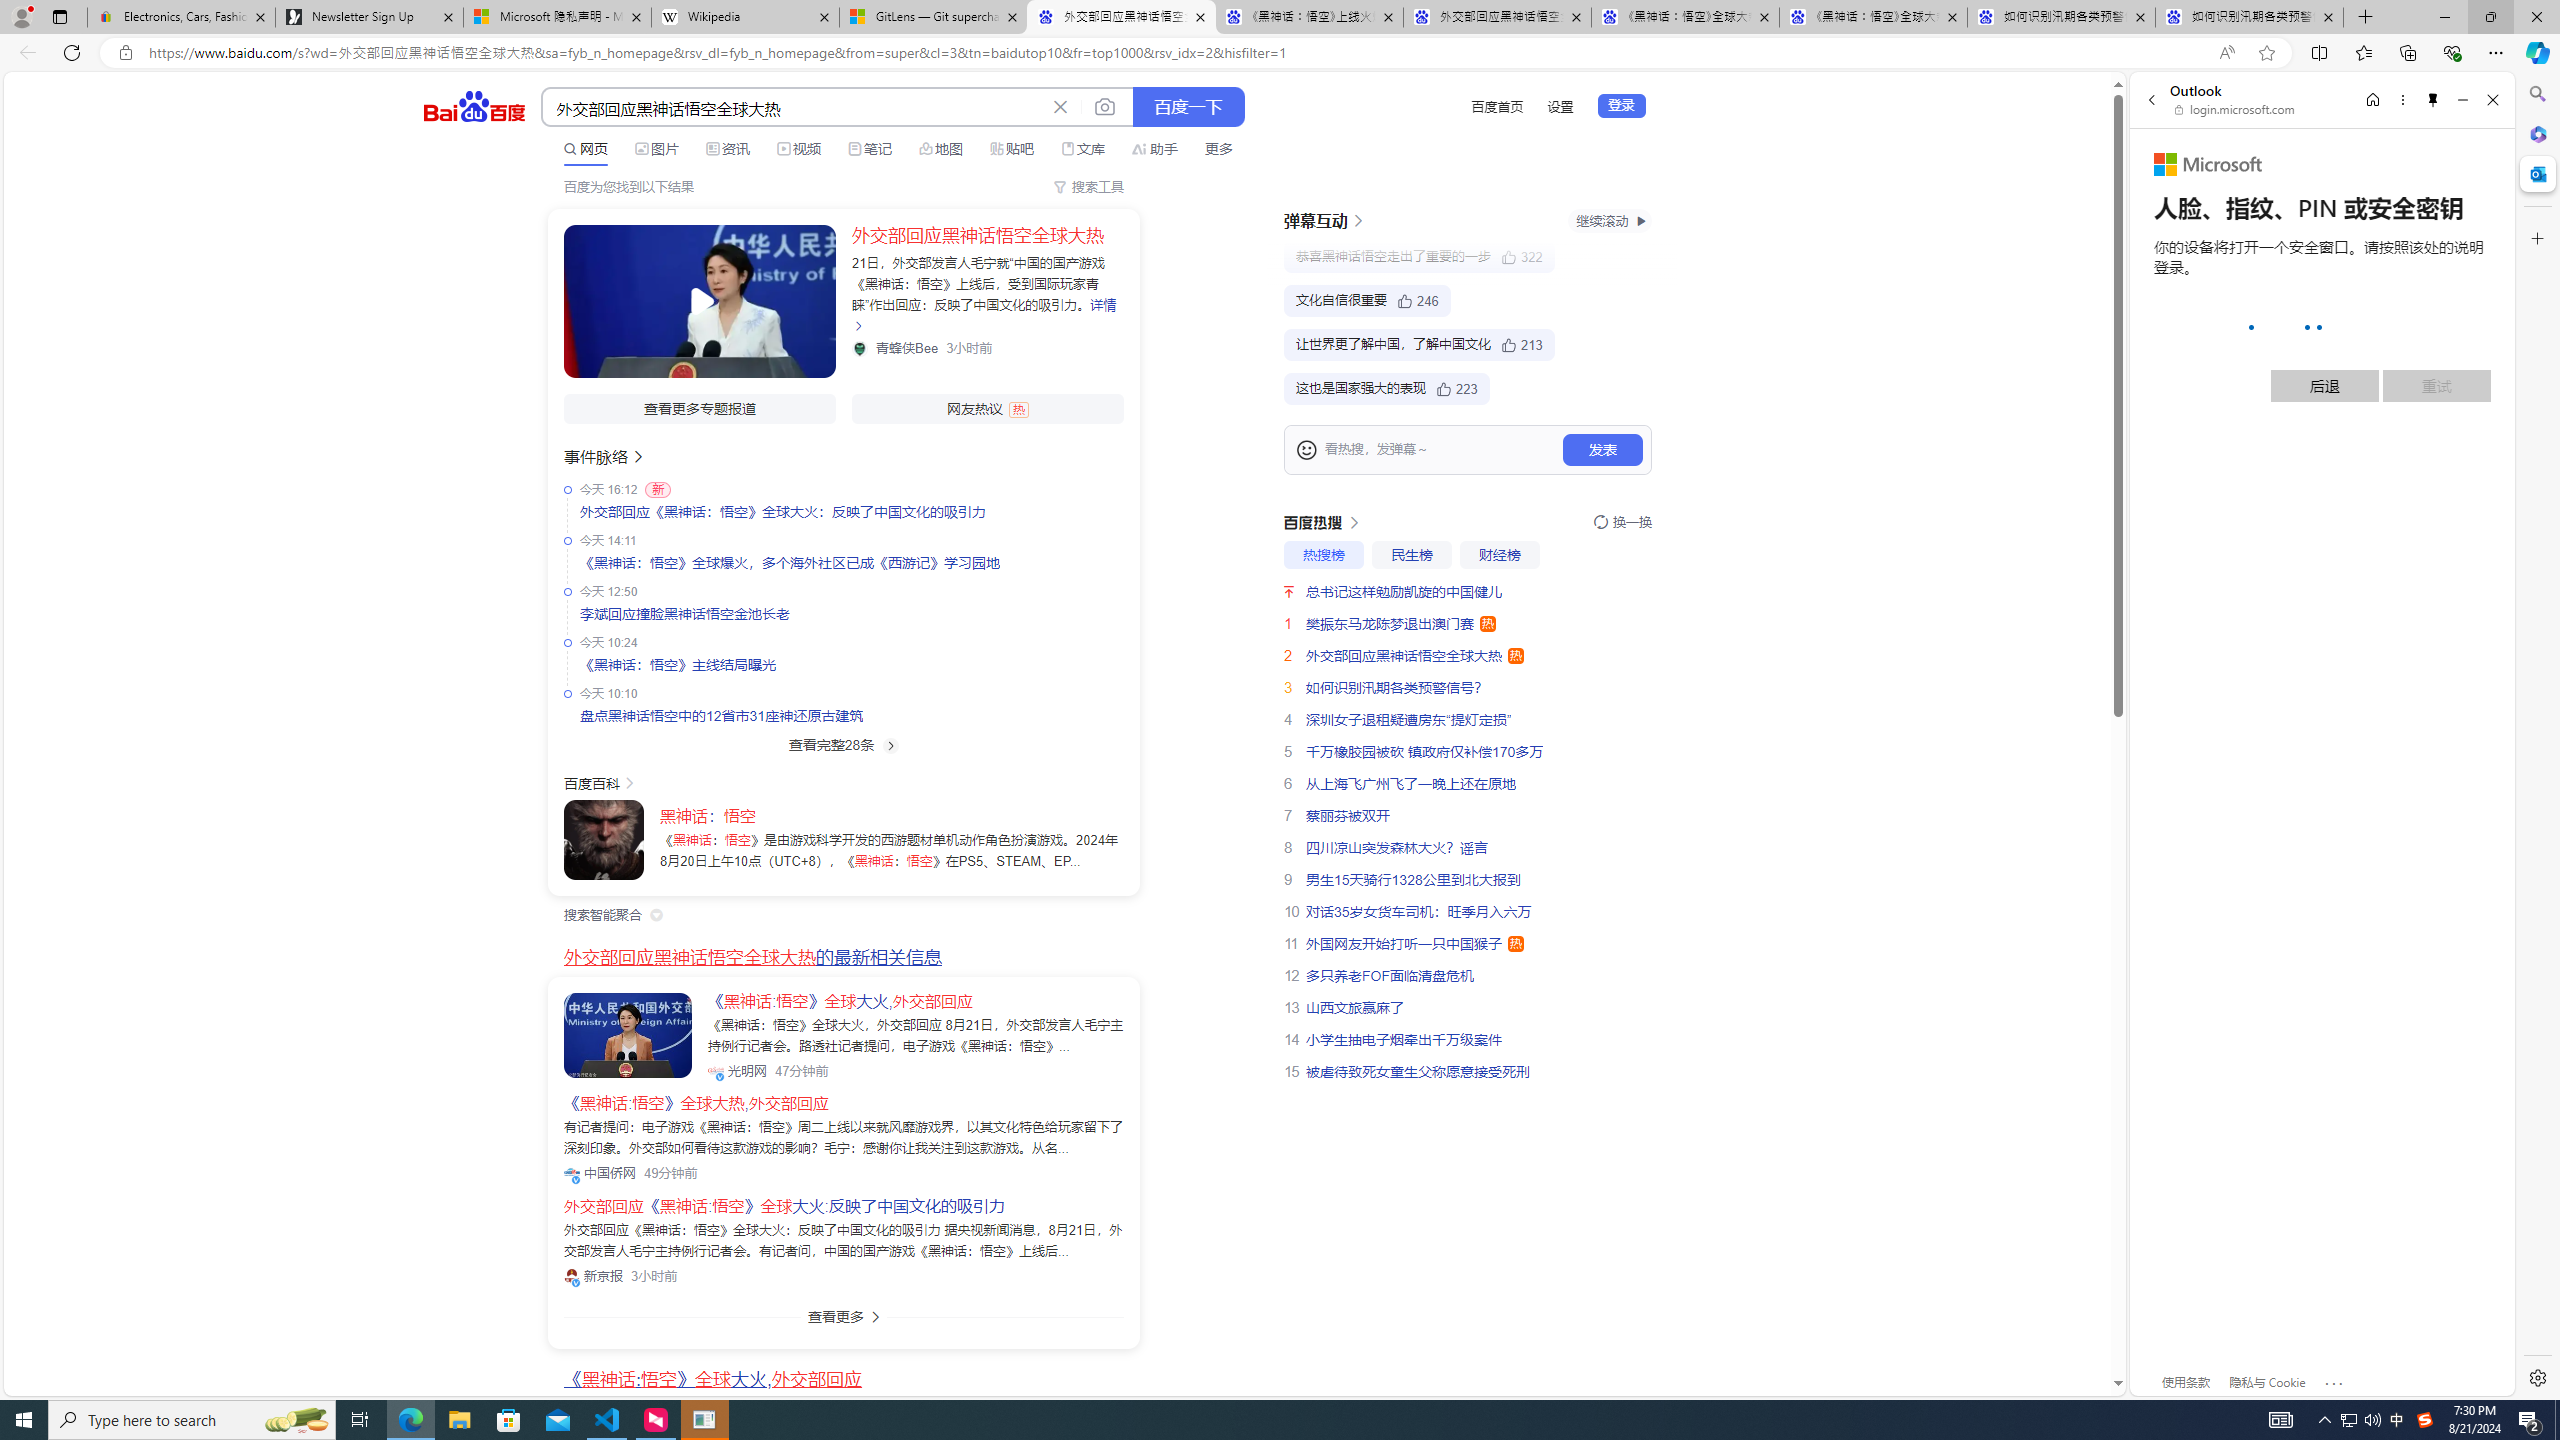  I want to click on 'login.microsoft.com', so click(2235, 108).